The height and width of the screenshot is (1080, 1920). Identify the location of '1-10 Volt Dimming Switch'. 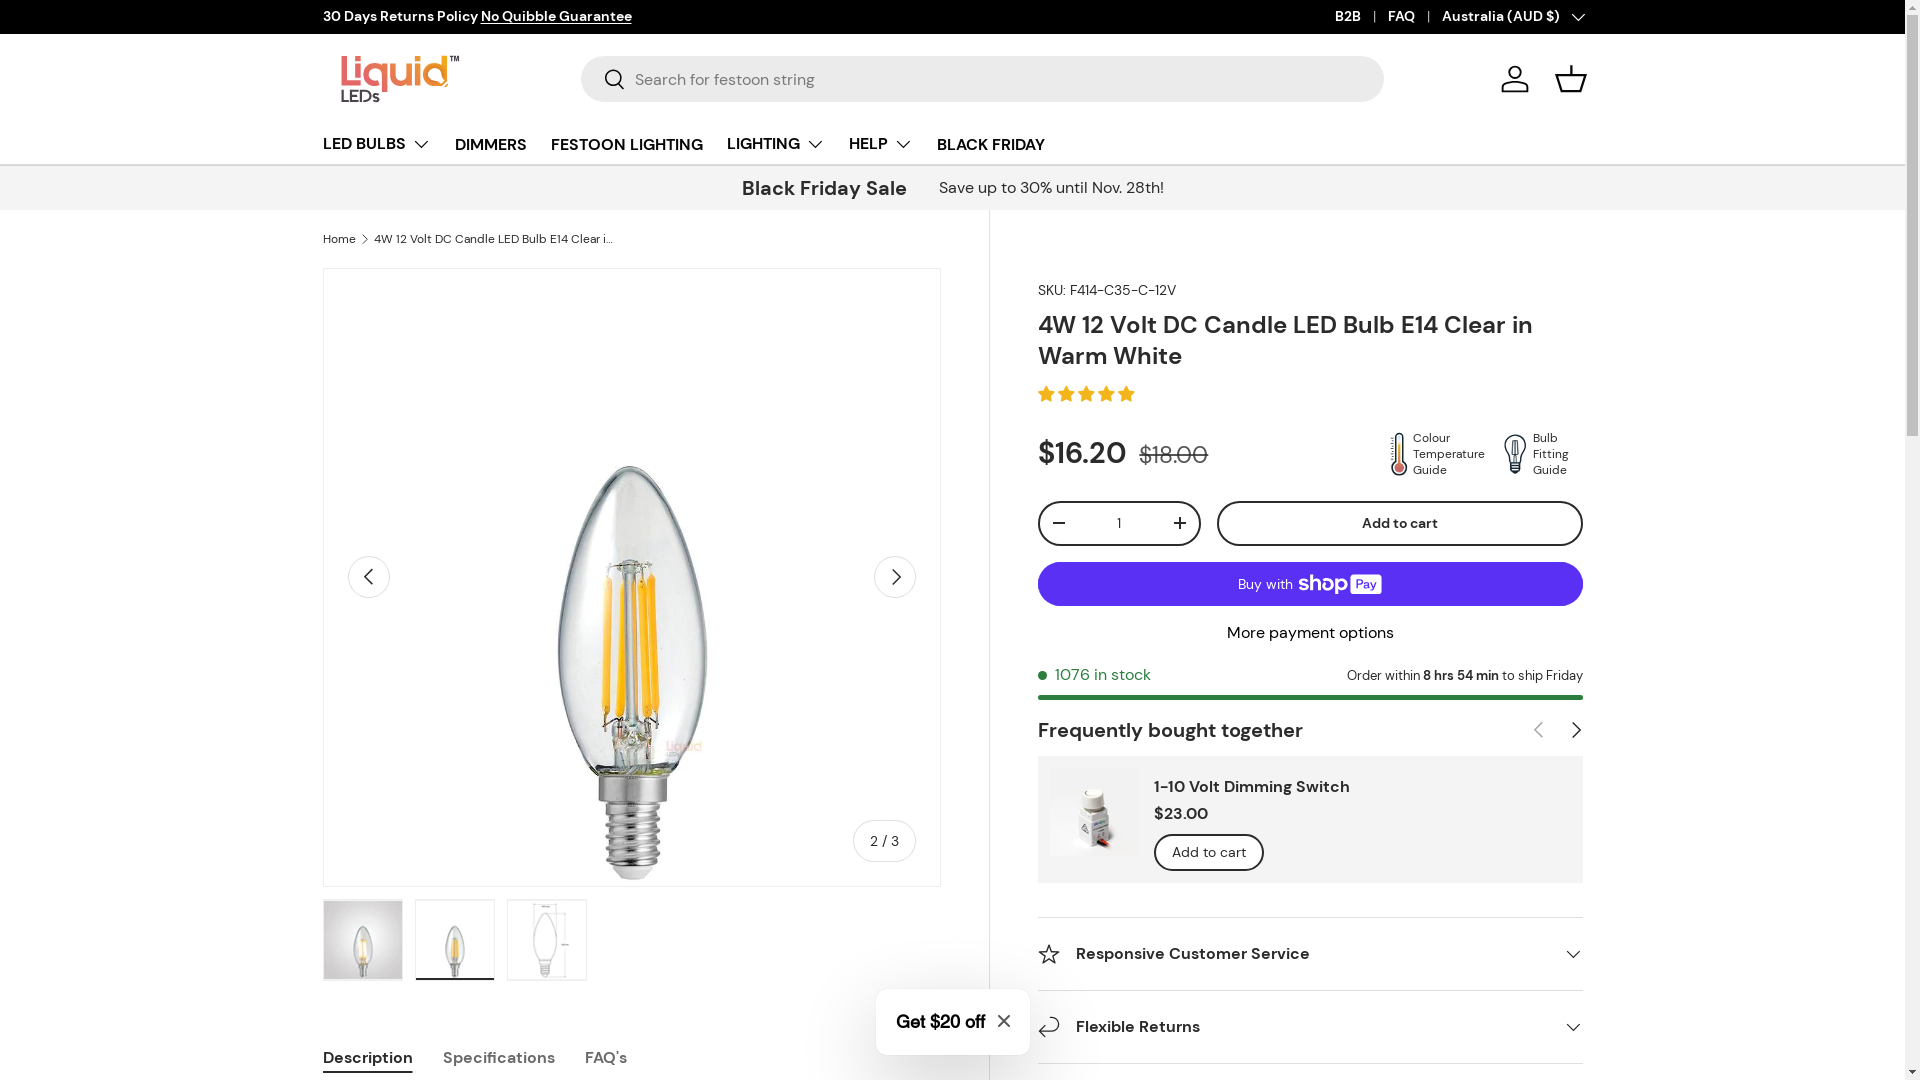
(1251, 785).